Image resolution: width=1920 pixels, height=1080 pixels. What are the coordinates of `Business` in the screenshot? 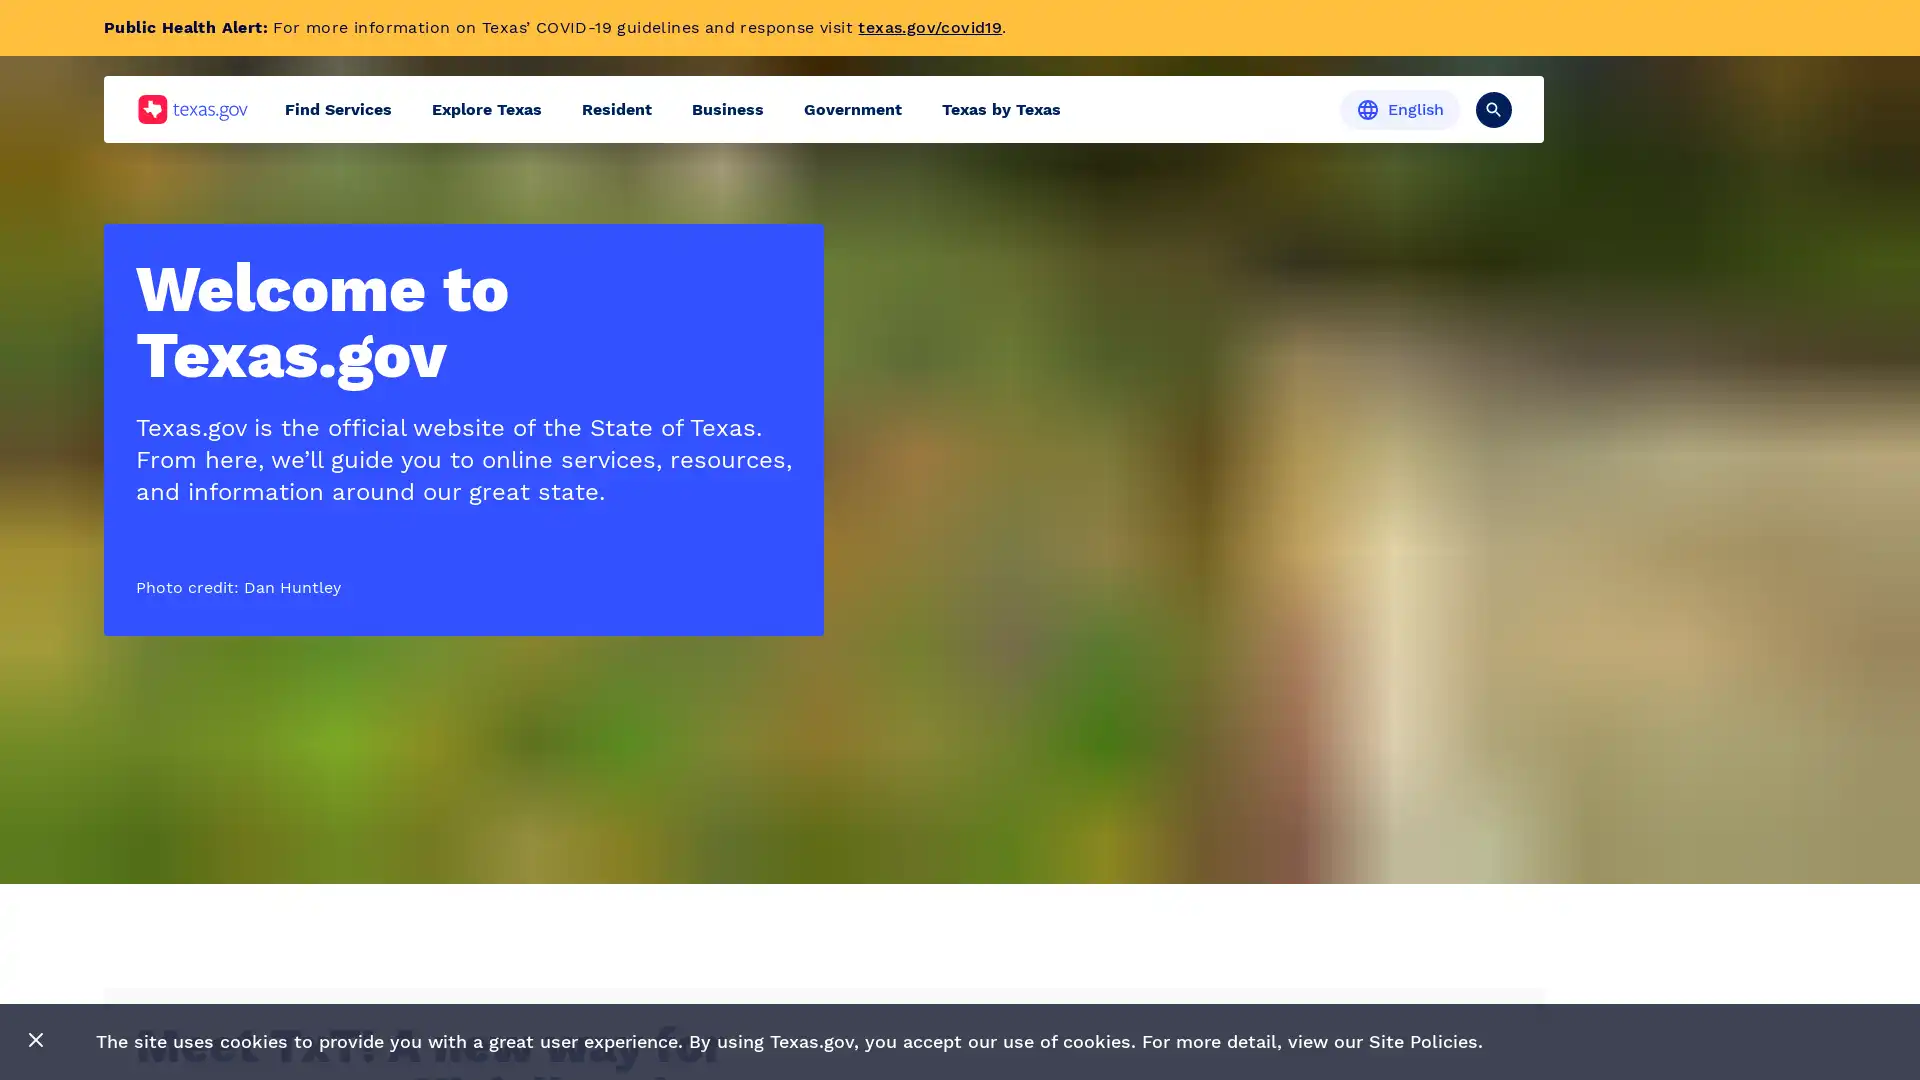 It's located at (727, 109).